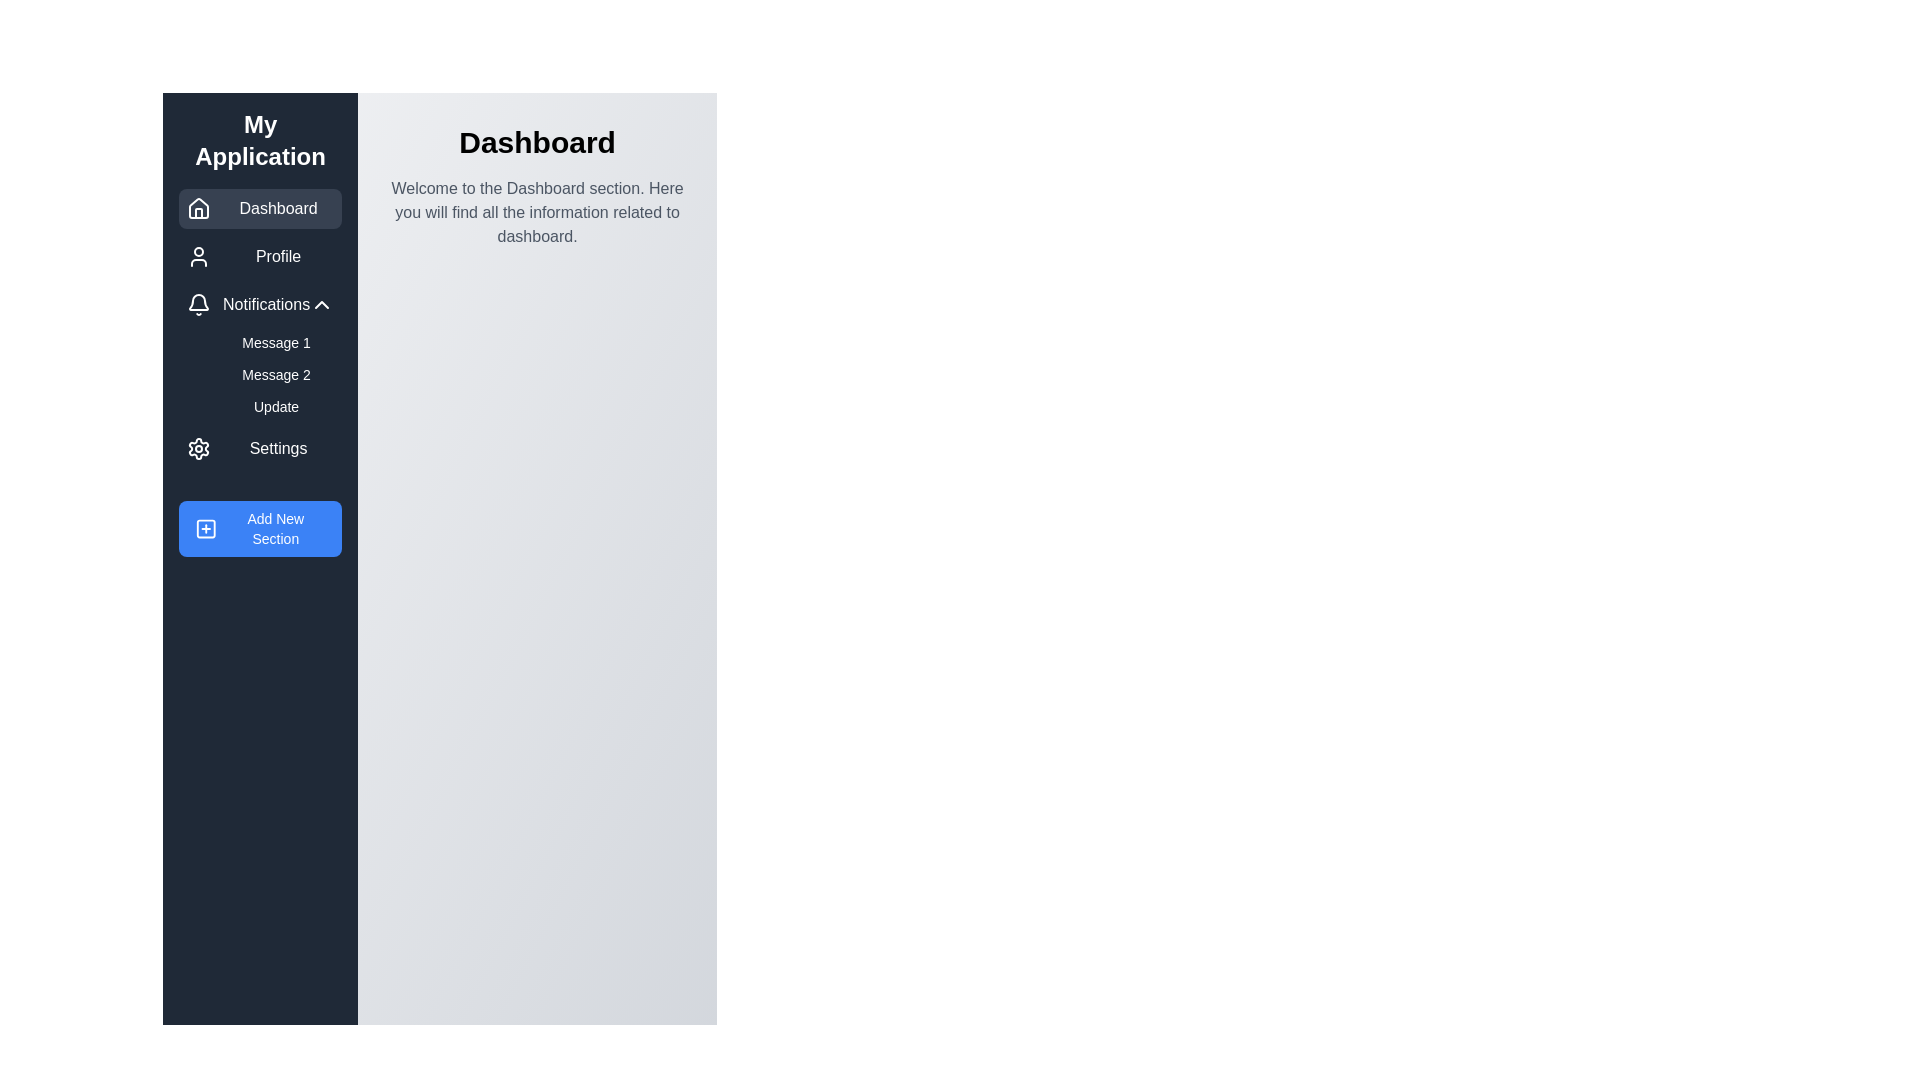 The image size is (1920, 1080). Describe the element at coordinates (198, 302) in the screenshot. I see `the bell-shaped icon located in the navigation panel, which is positioned third from the top, directly beneath the 'Profile' icon and above the 'Settings' icon` at that location.